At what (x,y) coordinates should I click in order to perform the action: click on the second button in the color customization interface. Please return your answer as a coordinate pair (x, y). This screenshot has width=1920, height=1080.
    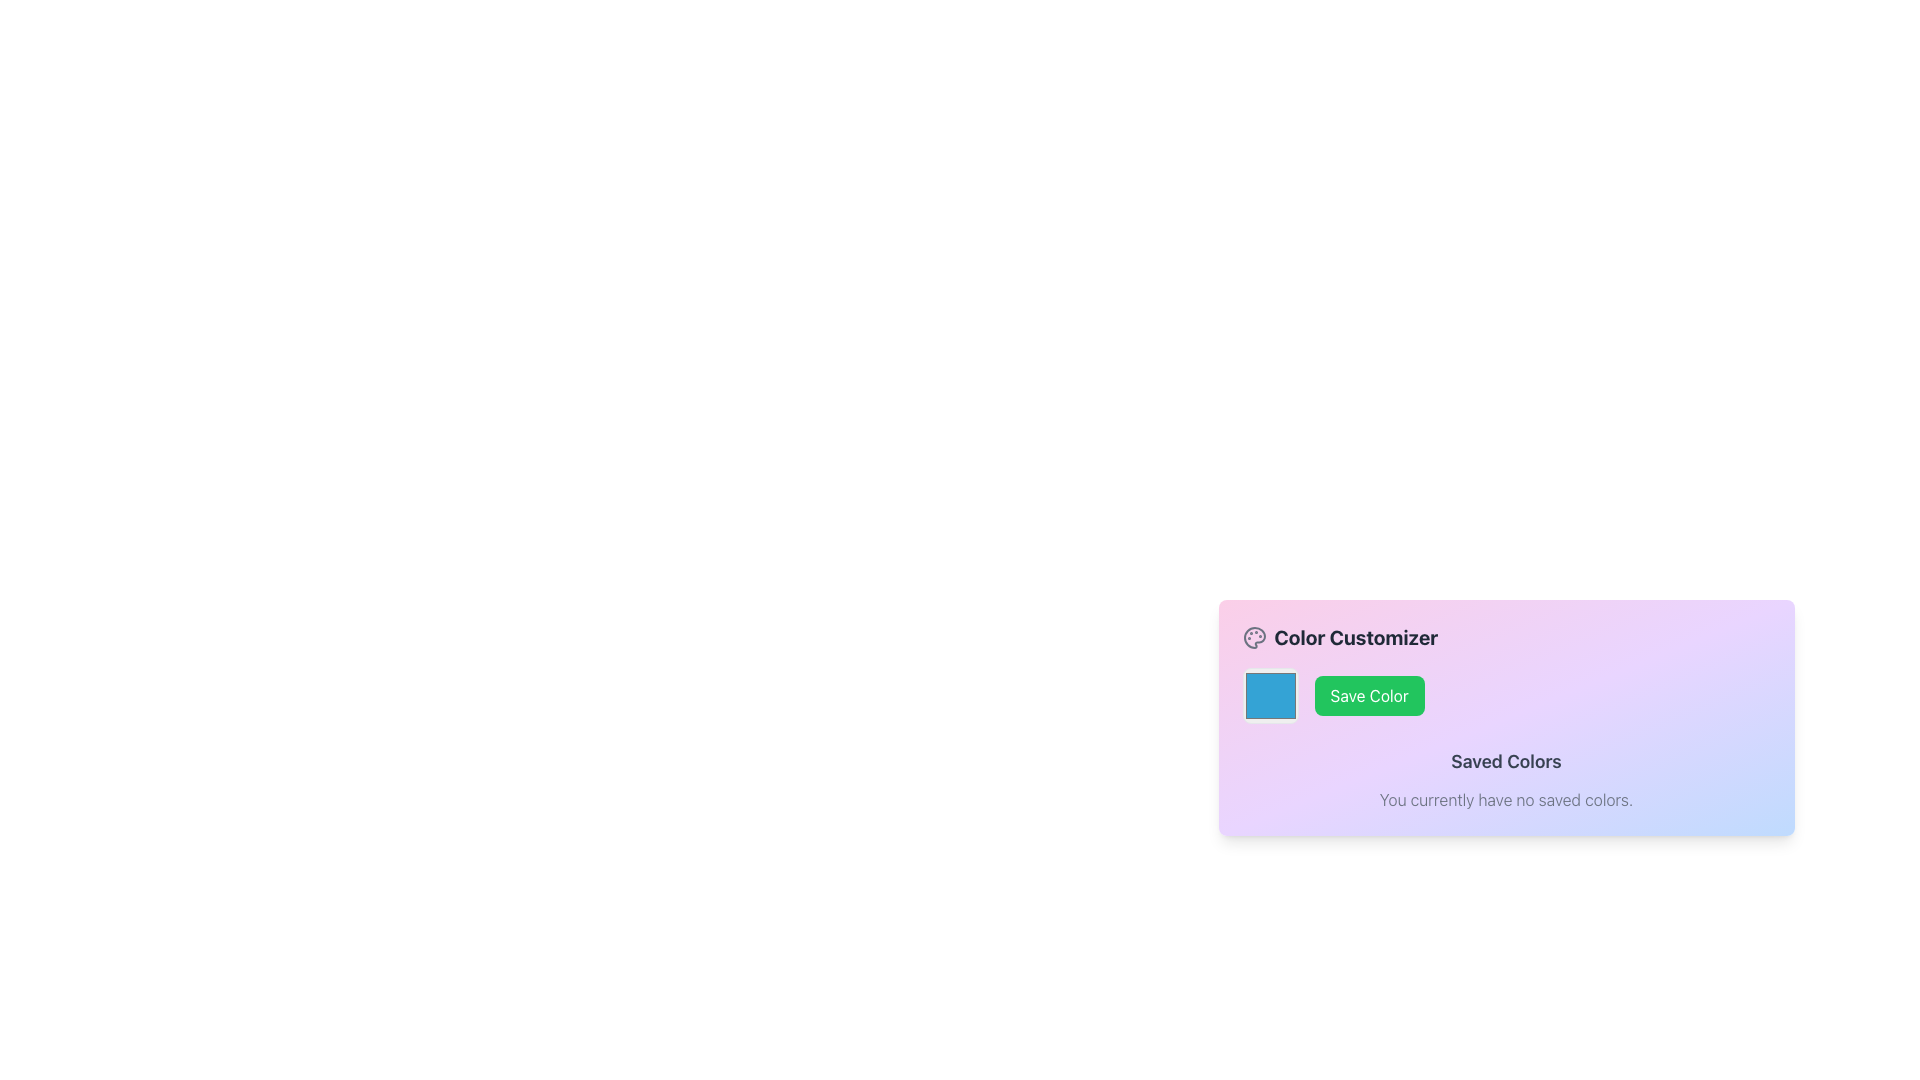
    Looking at the image, I should click on (1368, 694).